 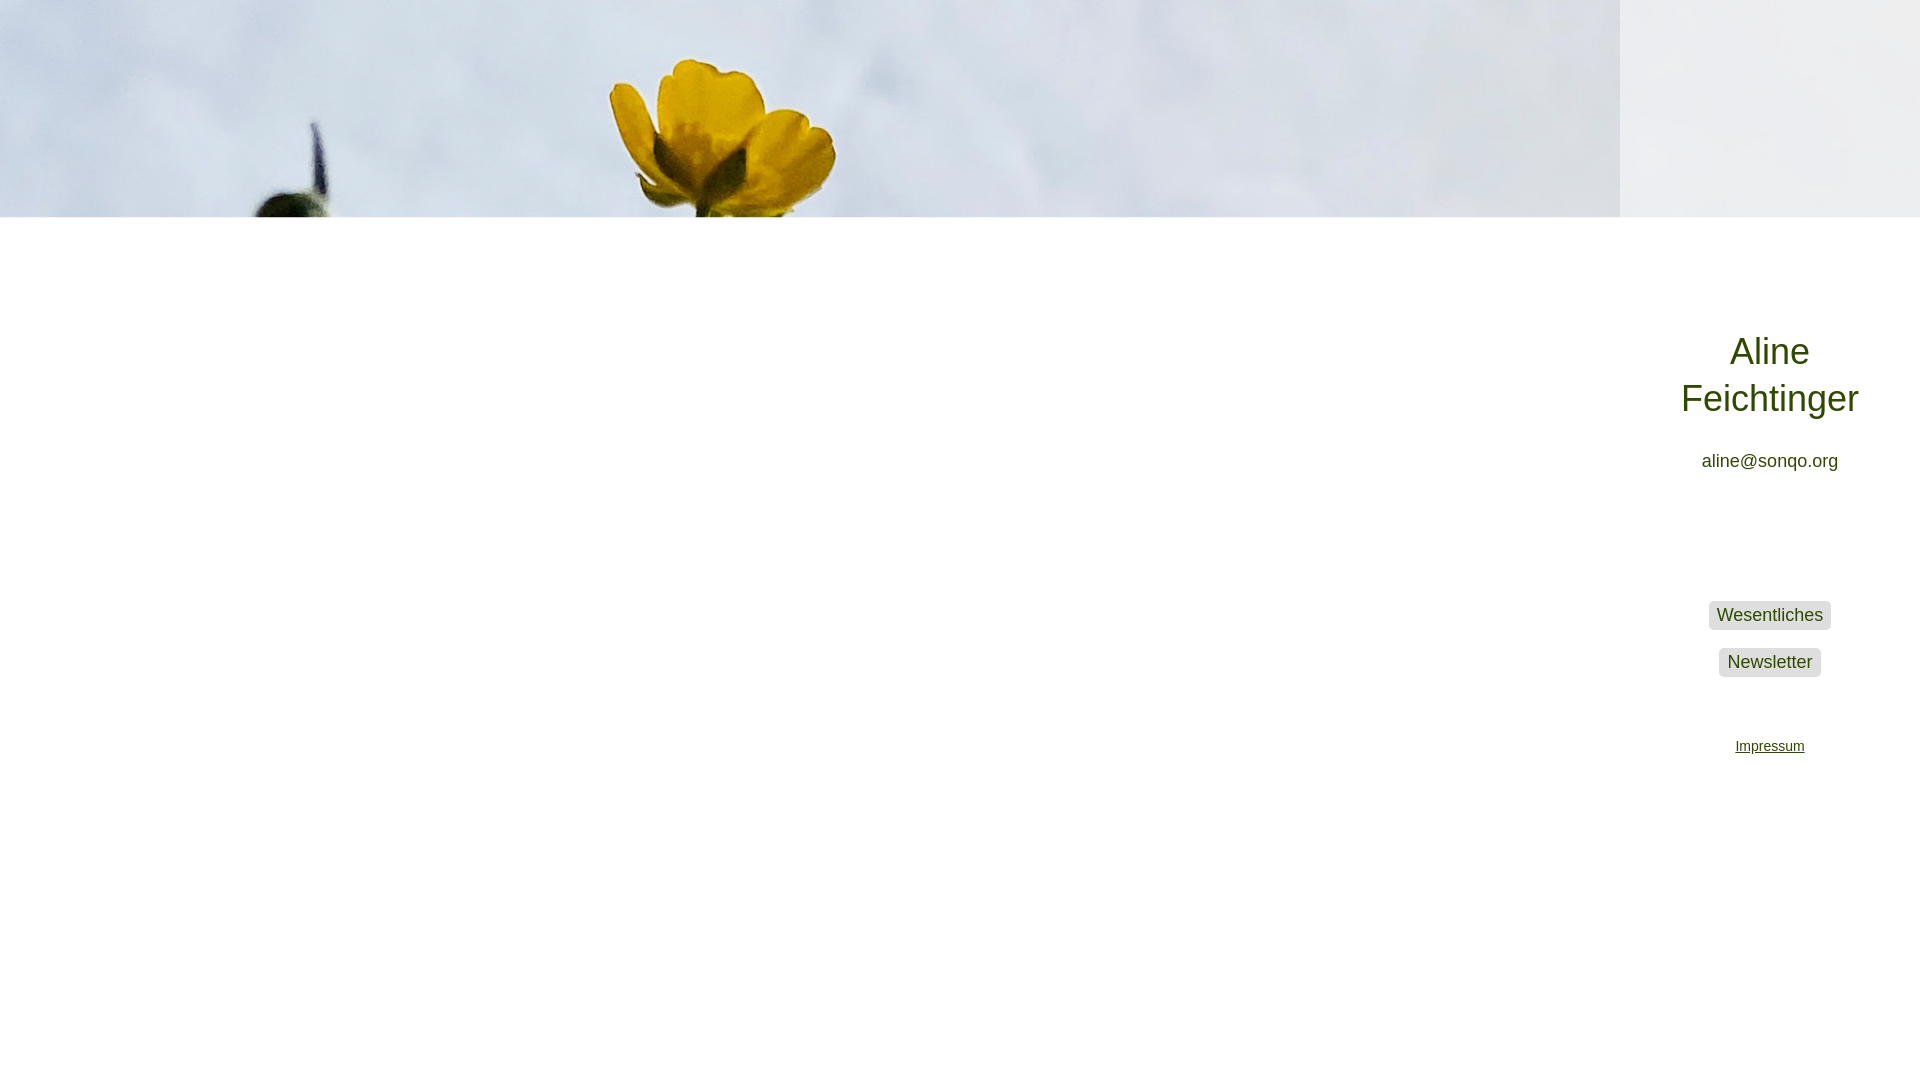 I want to click on 'Impressum', so click(x=1660, y=725).